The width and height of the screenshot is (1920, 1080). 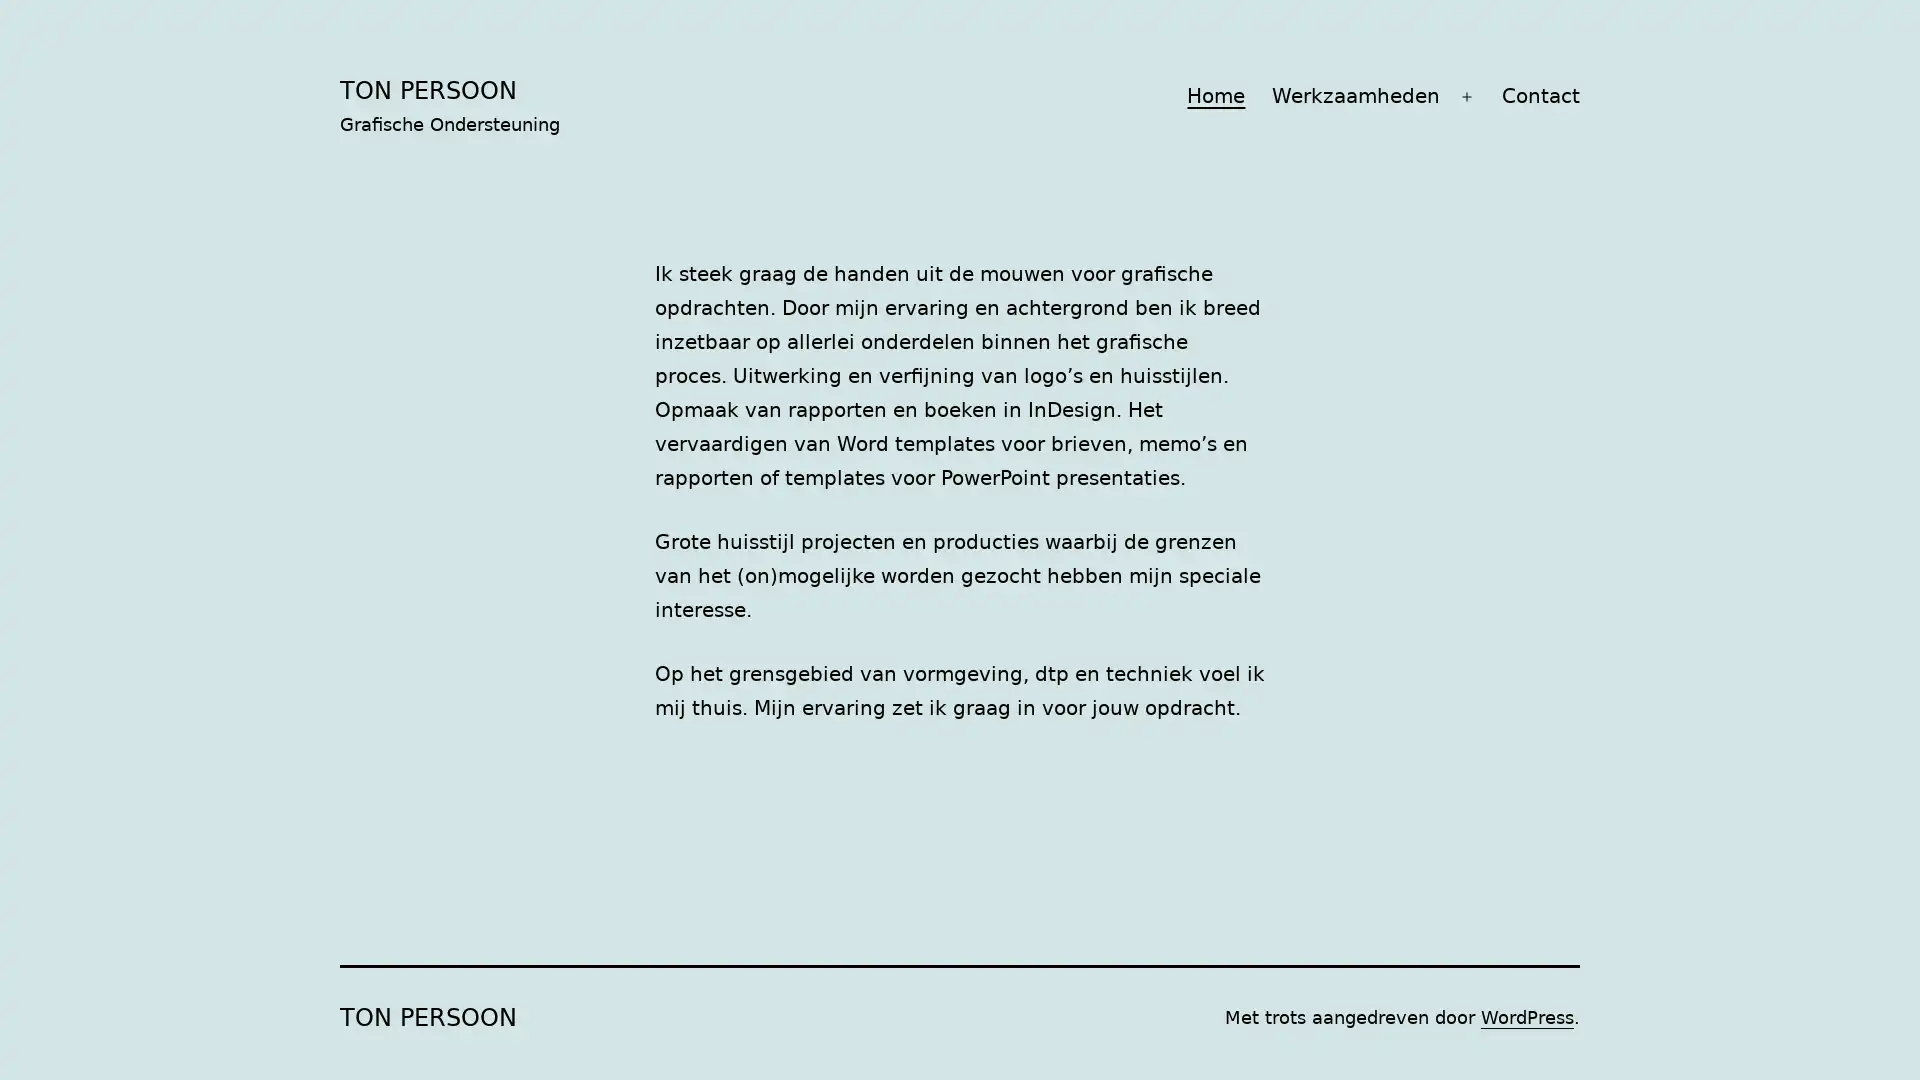 What do you see at coordinates (1465, 96) in the screenshot?
I see `Open menu` at bounding box center [1465, 96].